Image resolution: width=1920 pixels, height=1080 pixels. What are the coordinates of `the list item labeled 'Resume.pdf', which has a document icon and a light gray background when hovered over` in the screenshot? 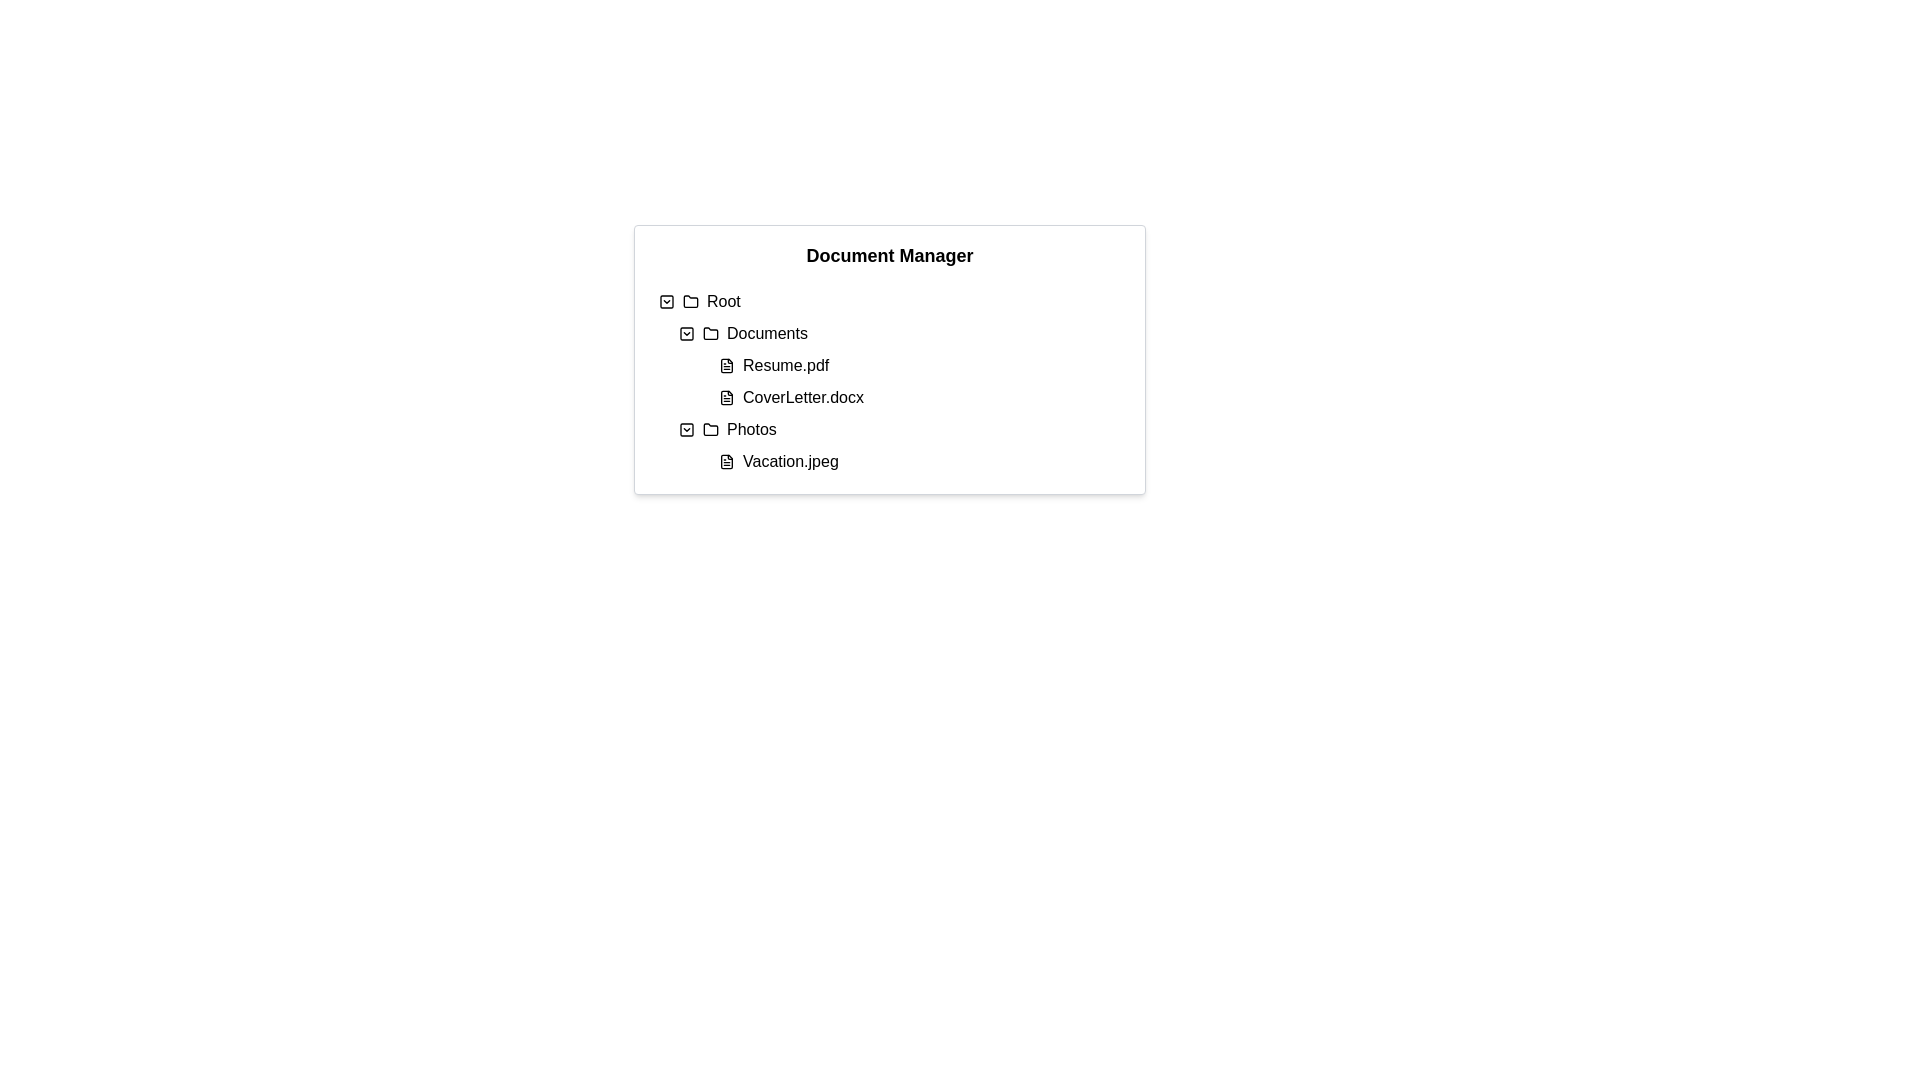 It's located at (919, 366).